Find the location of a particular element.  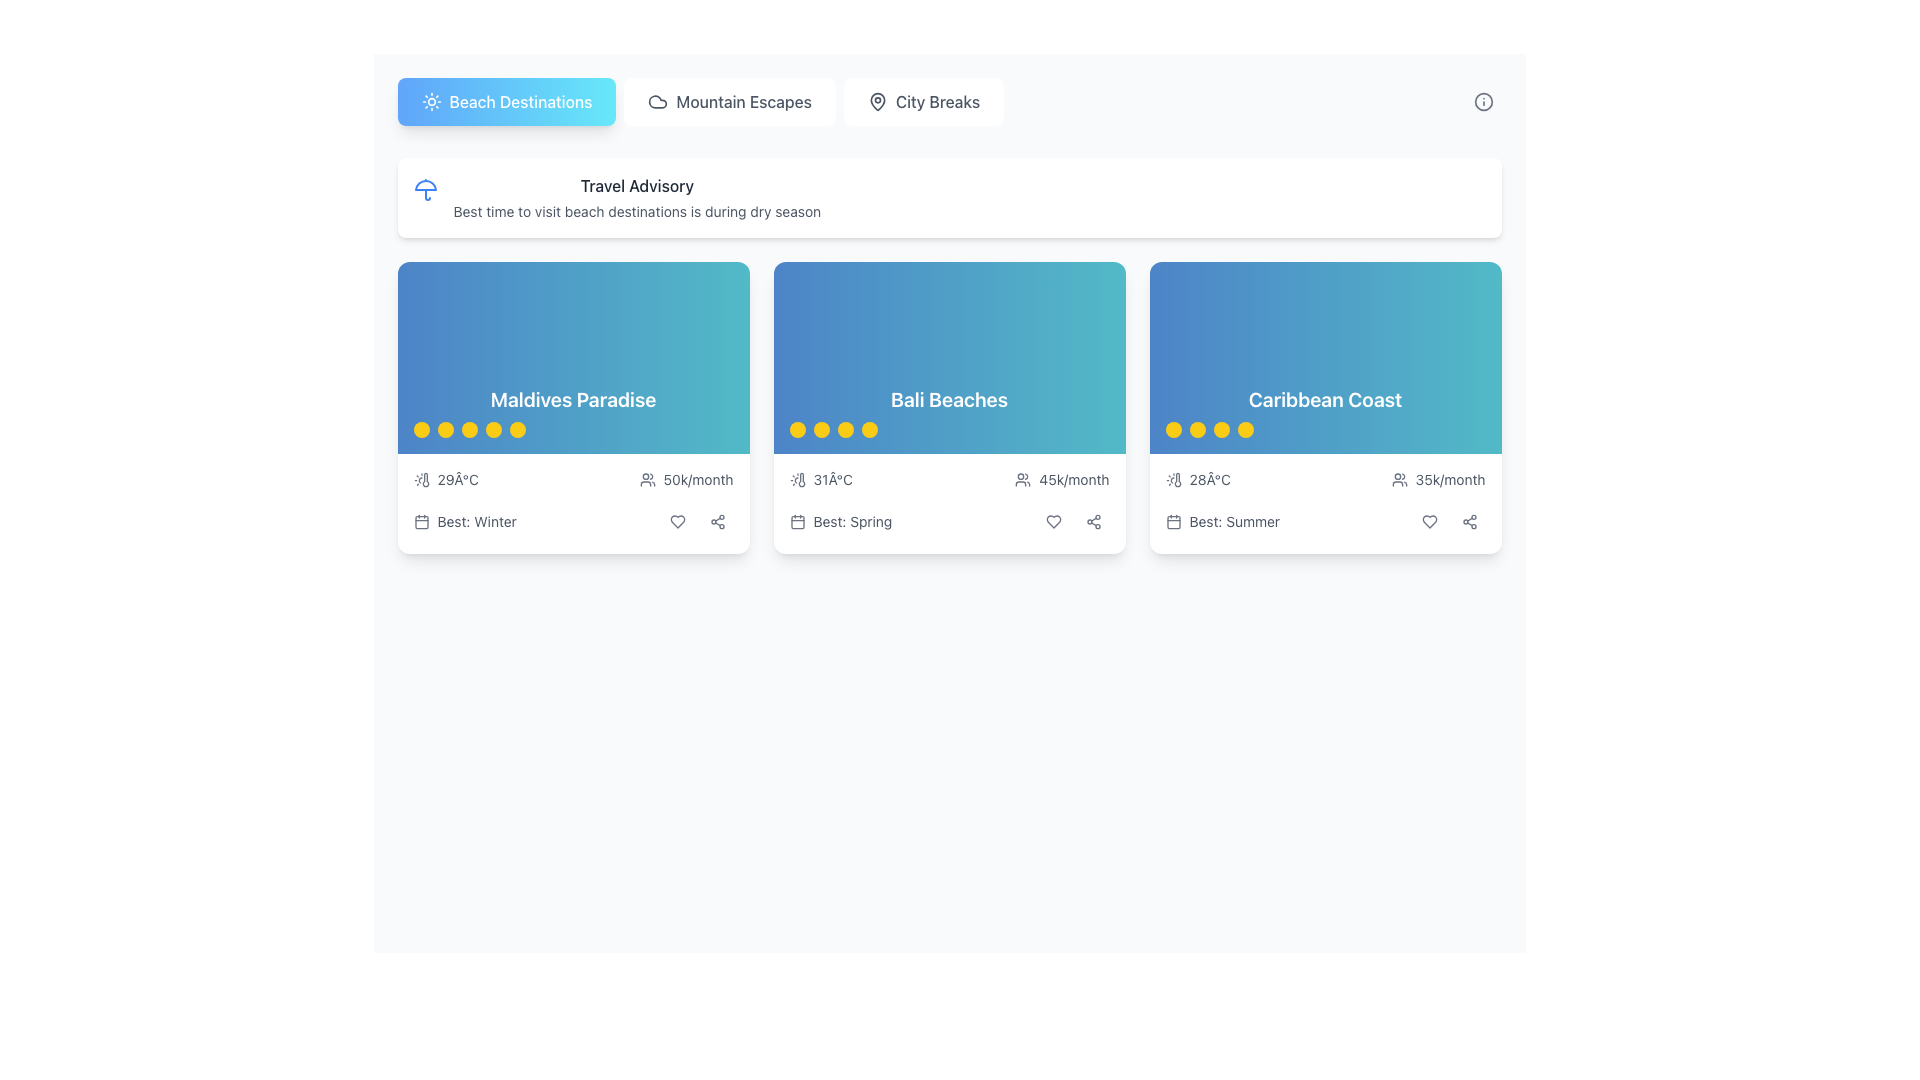

the fourth yellow circular icon in the 'Bali Beaches' section, located under the rating stars is located at coordinates (869, 428).